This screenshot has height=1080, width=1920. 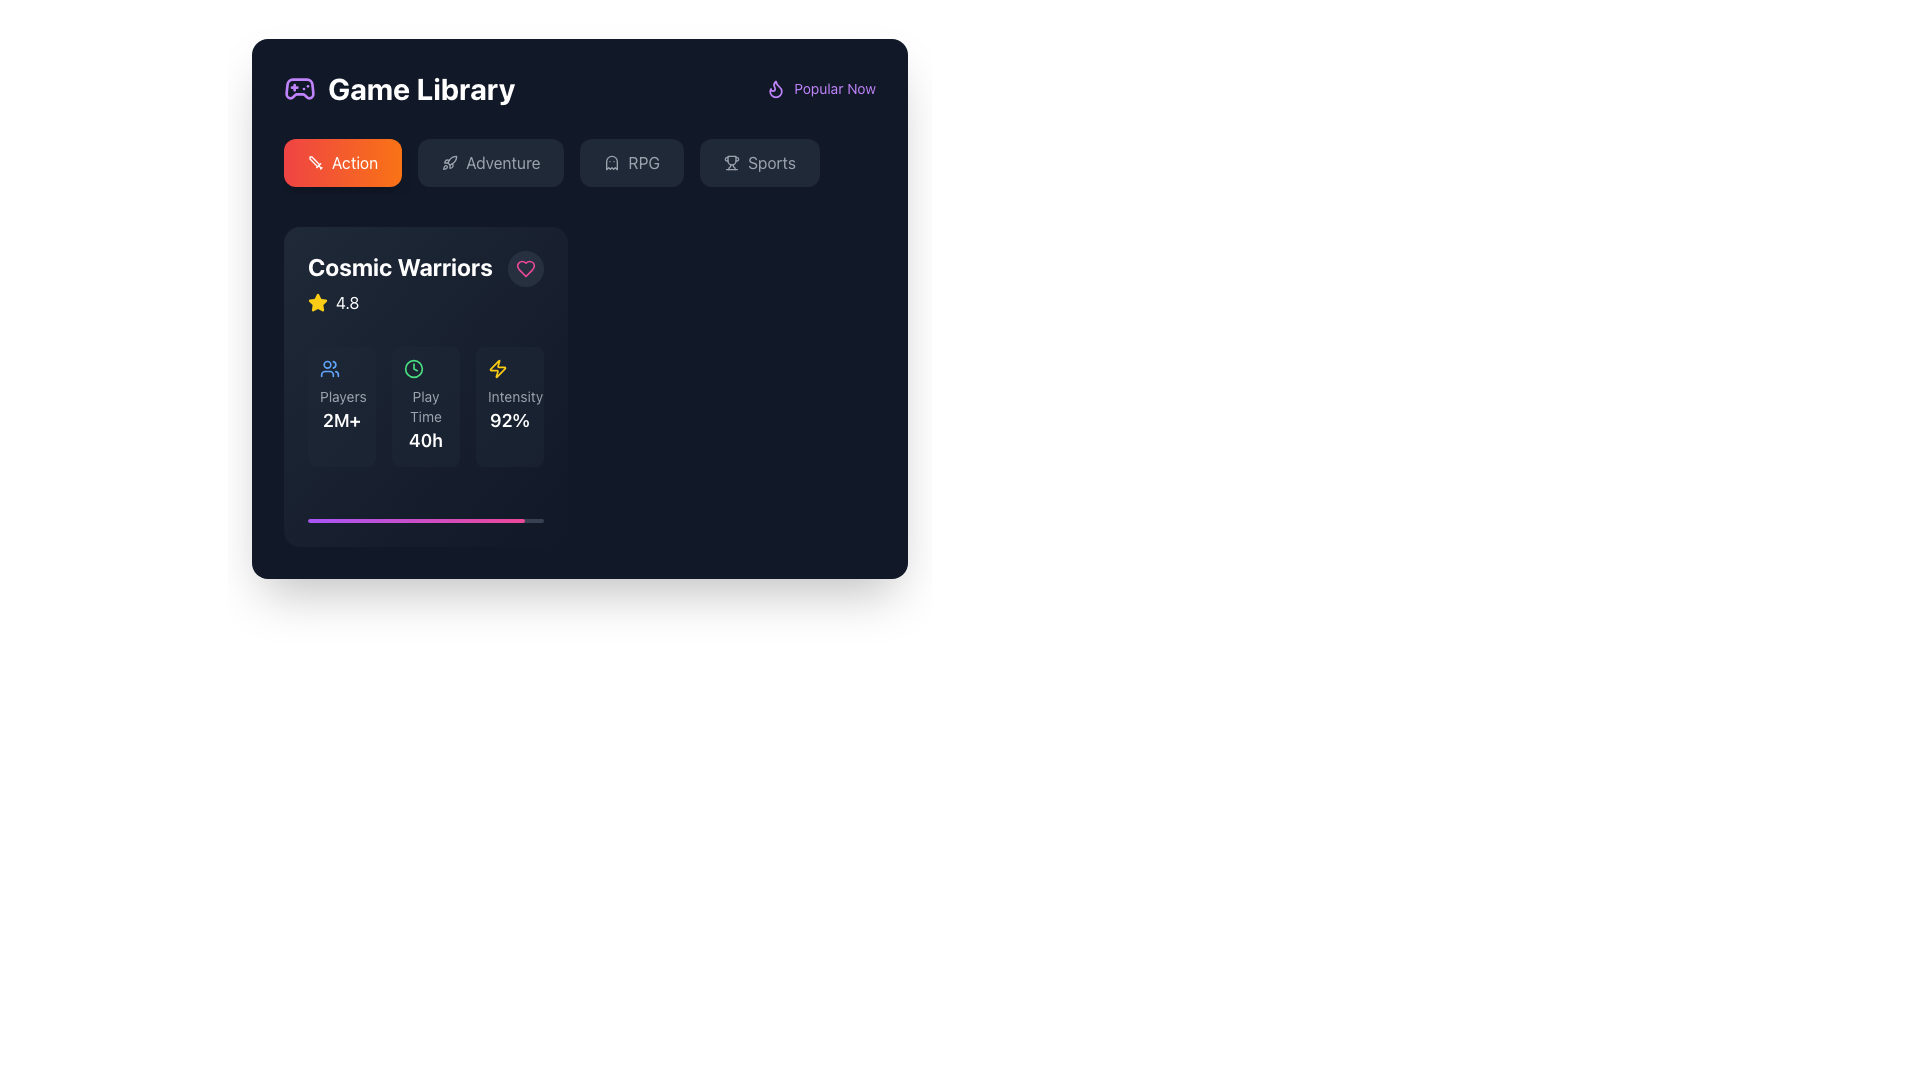 I want to click on the static text element titled 'Game Library', which serves as a heading for the game collection section, so click(x=420, y=87).